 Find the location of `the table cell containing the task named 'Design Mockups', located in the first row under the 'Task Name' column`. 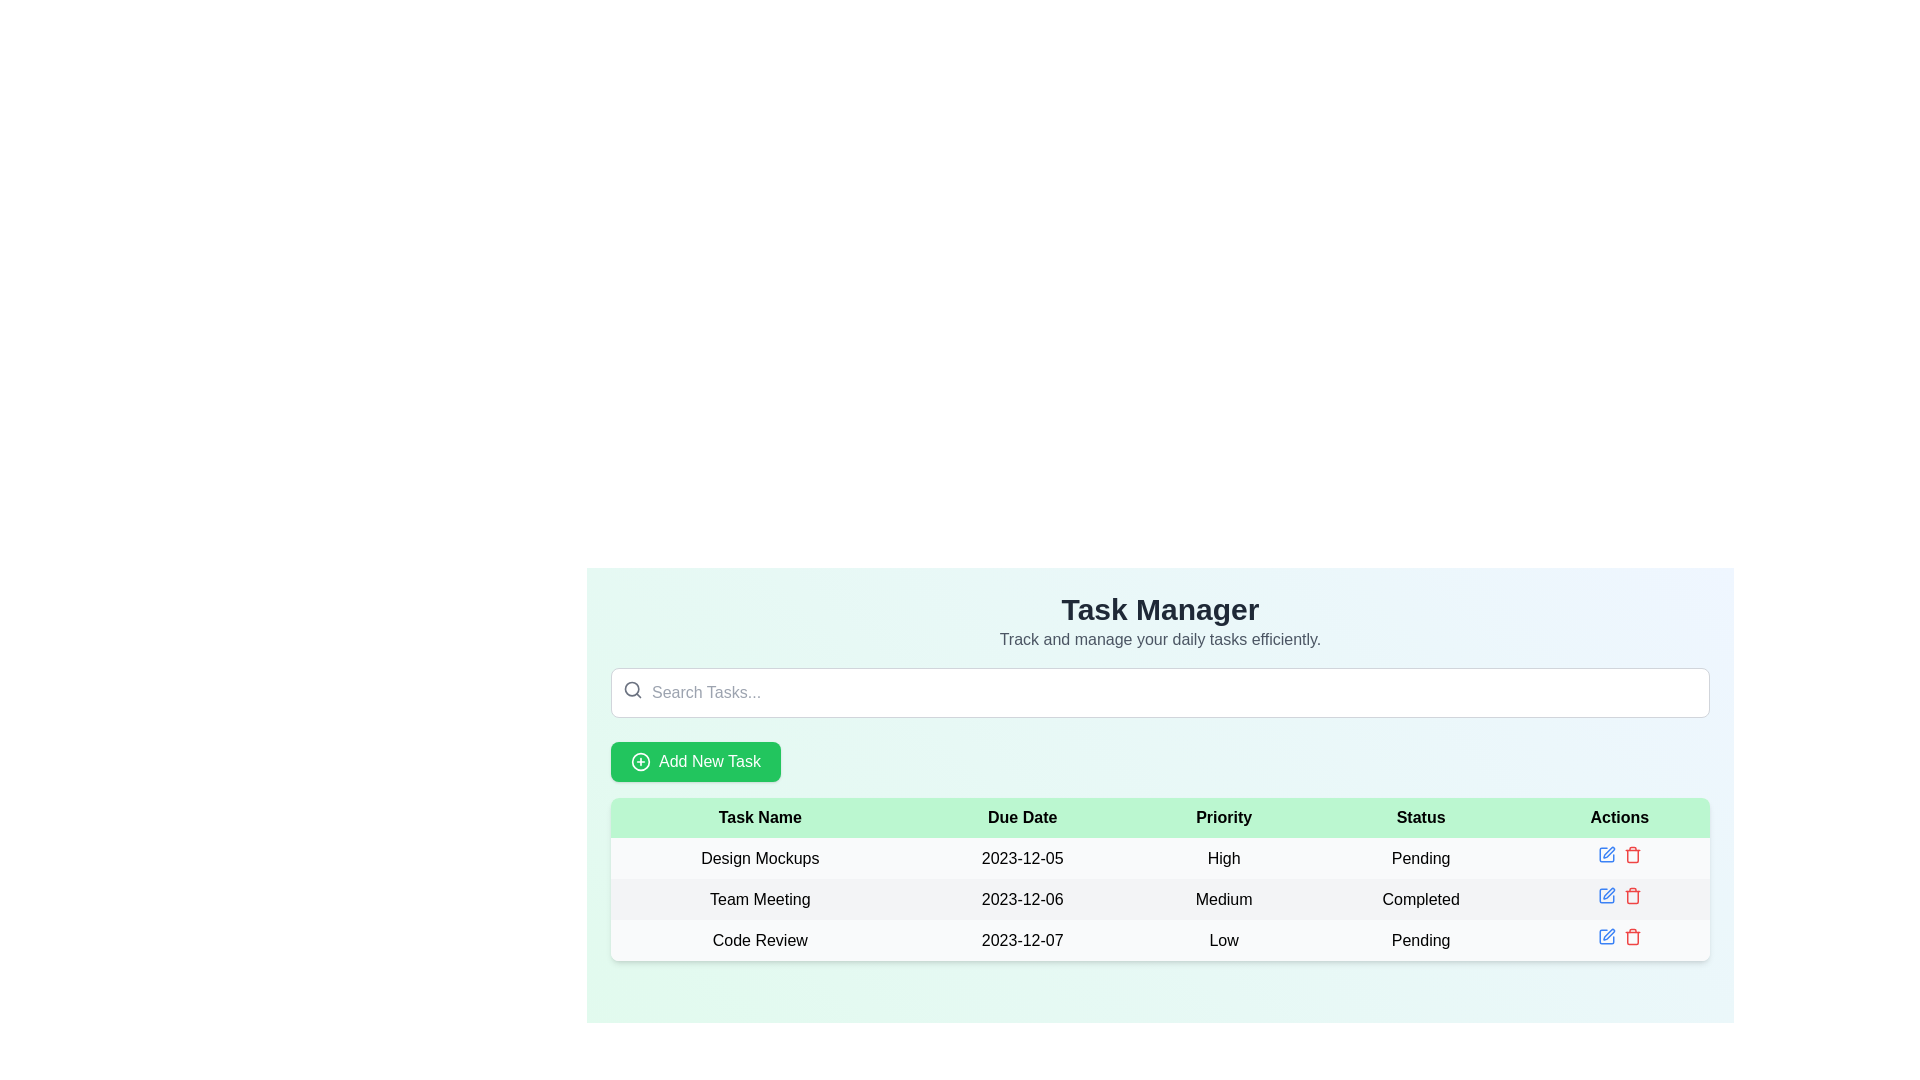

the table cell containing the task named 'Design Mockups', located in the first row under the 'Task Name' column is located at coordinates (759, 857).